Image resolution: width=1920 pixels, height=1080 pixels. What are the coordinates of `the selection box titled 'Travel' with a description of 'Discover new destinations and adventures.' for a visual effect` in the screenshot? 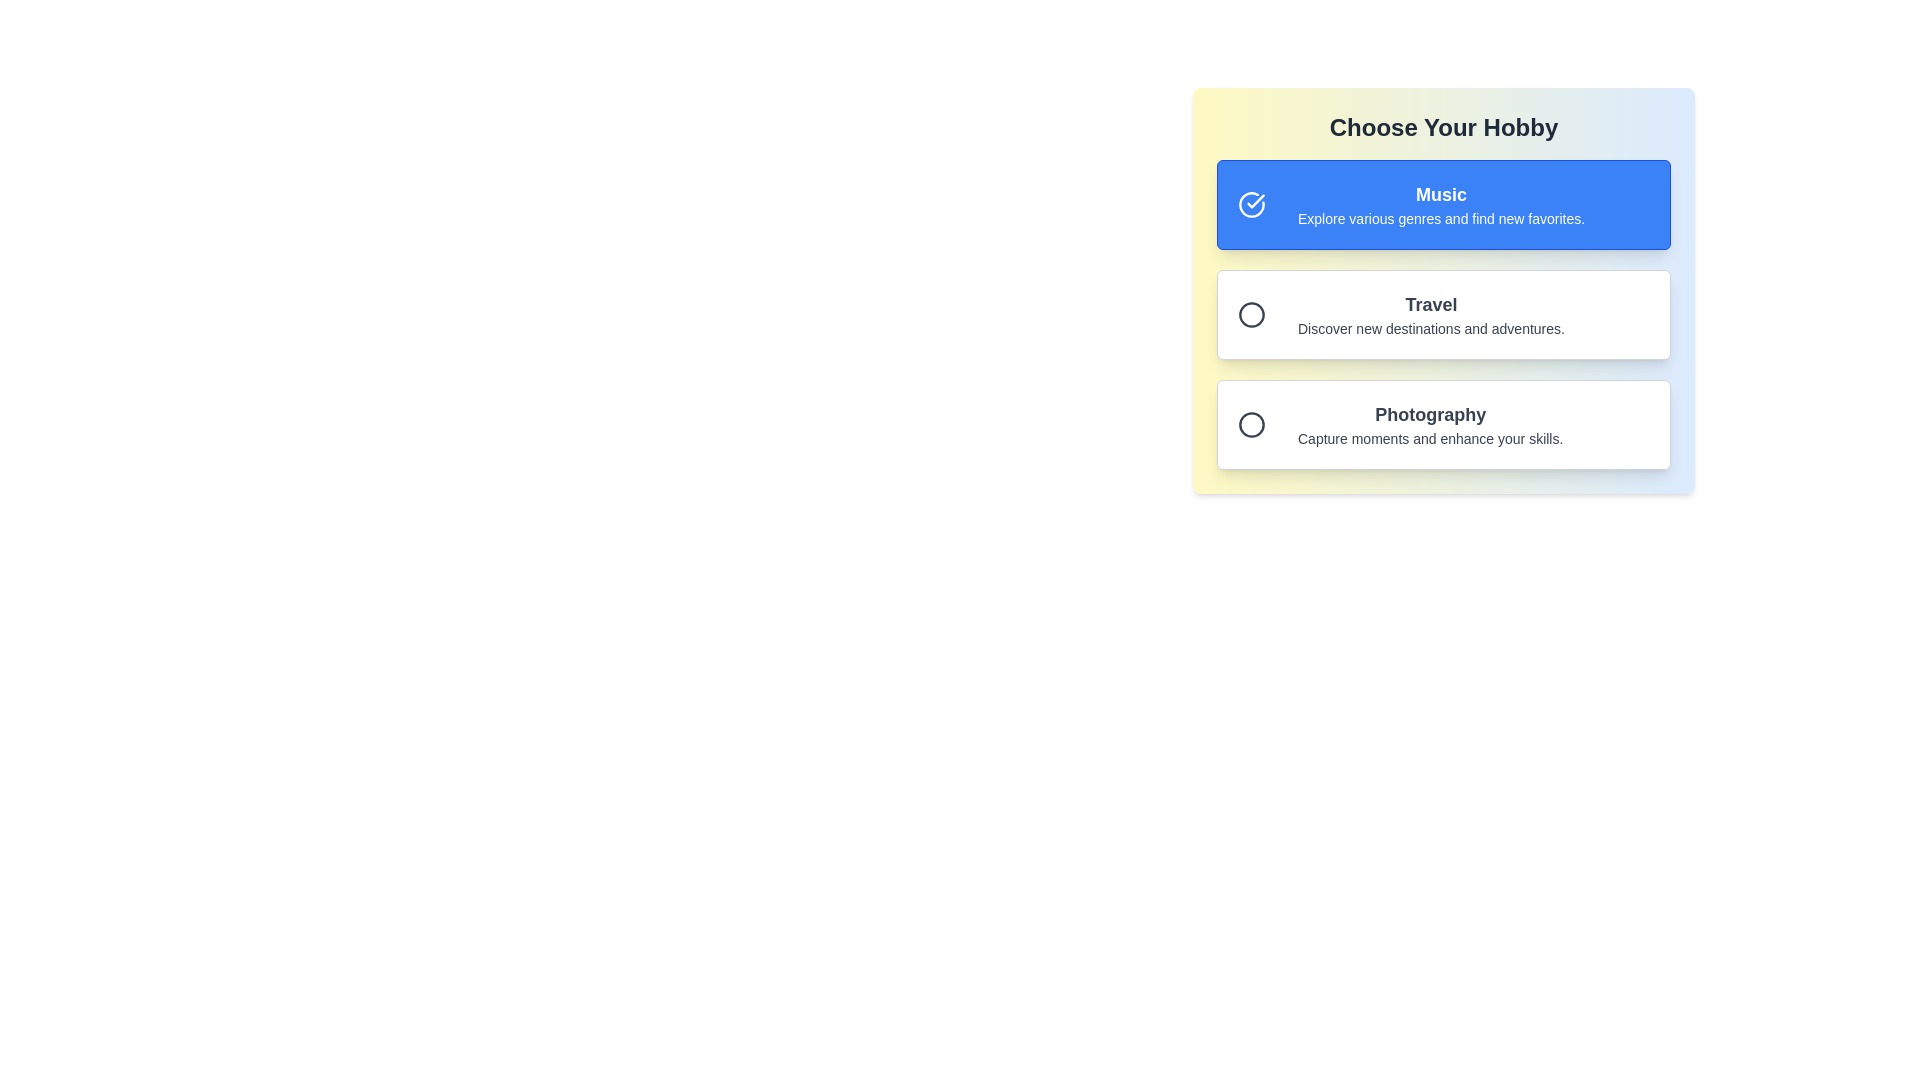 It's located at (1444, 290).